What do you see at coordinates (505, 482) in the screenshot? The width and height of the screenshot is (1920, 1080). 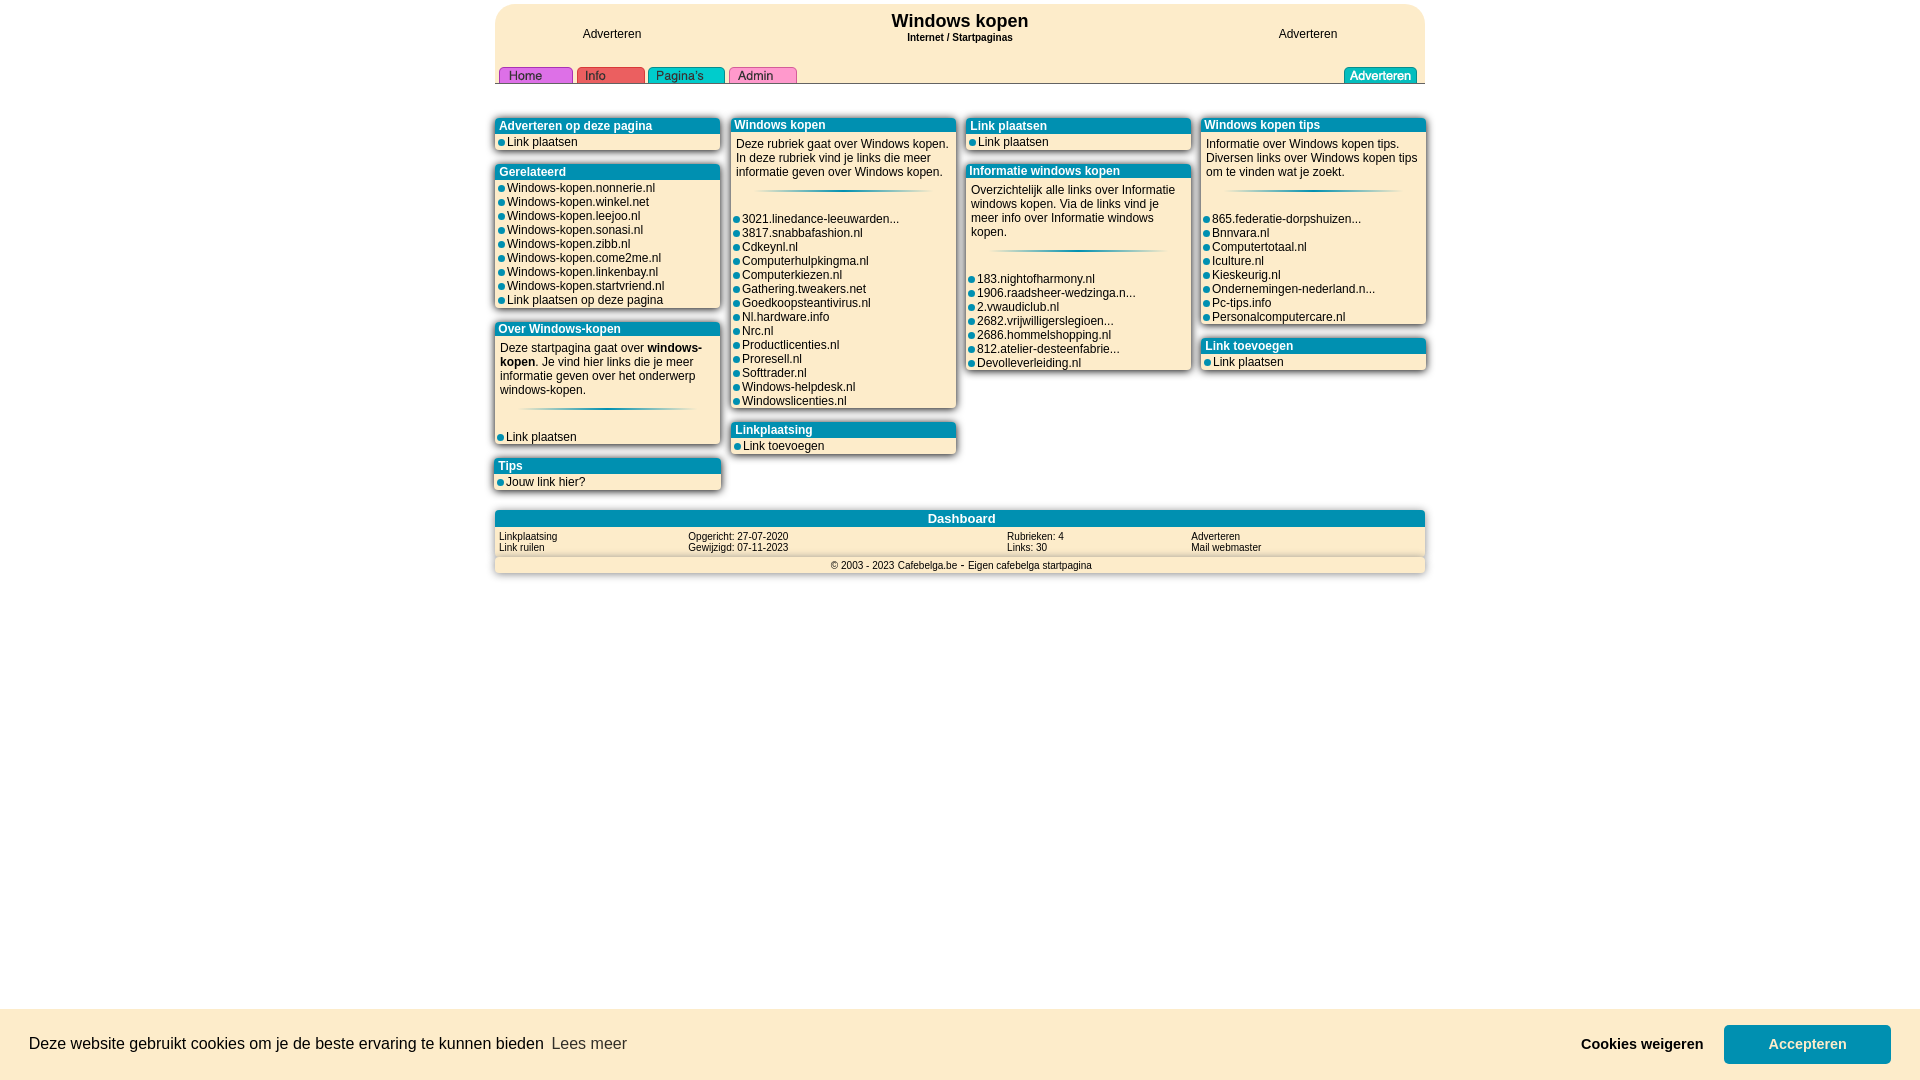 I see `'Jouw link hier?'` at bounding box center [505, 482].